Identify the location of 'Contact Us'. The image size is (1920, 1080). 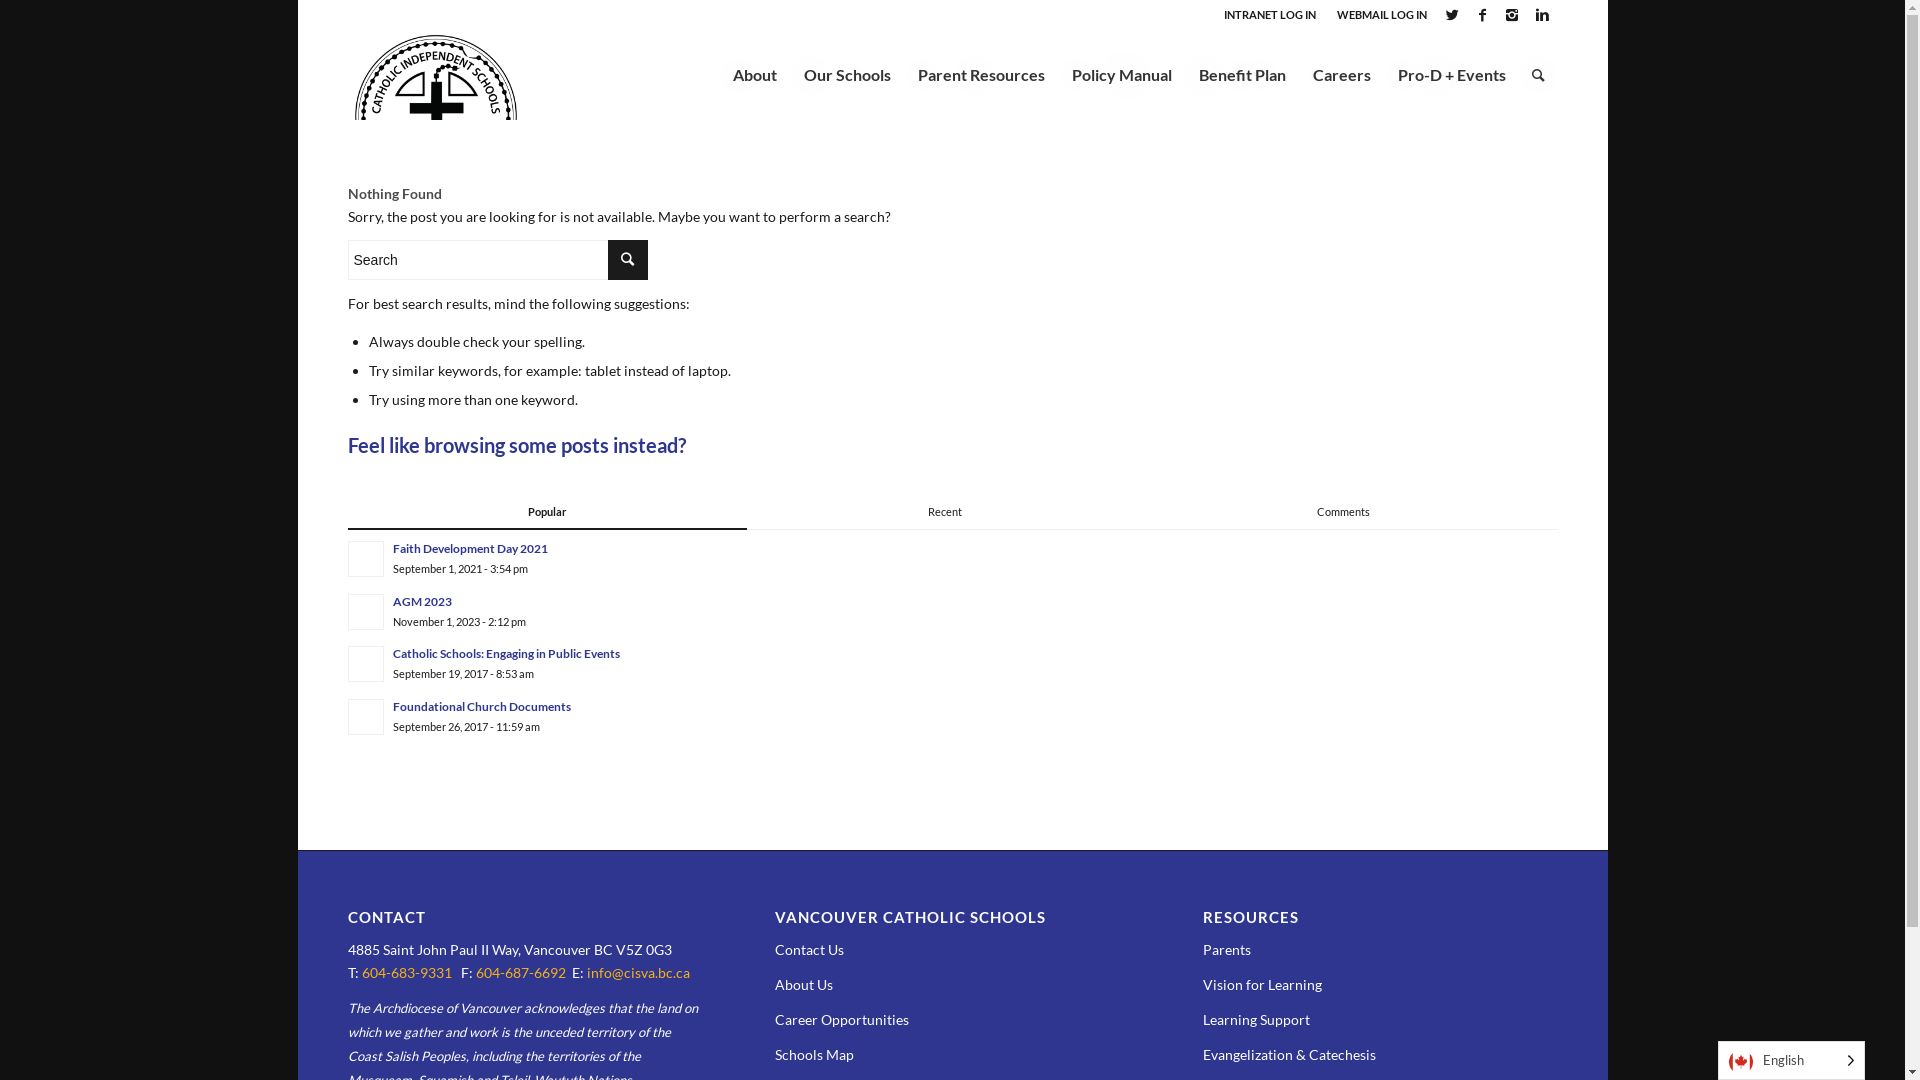
(809, 948).